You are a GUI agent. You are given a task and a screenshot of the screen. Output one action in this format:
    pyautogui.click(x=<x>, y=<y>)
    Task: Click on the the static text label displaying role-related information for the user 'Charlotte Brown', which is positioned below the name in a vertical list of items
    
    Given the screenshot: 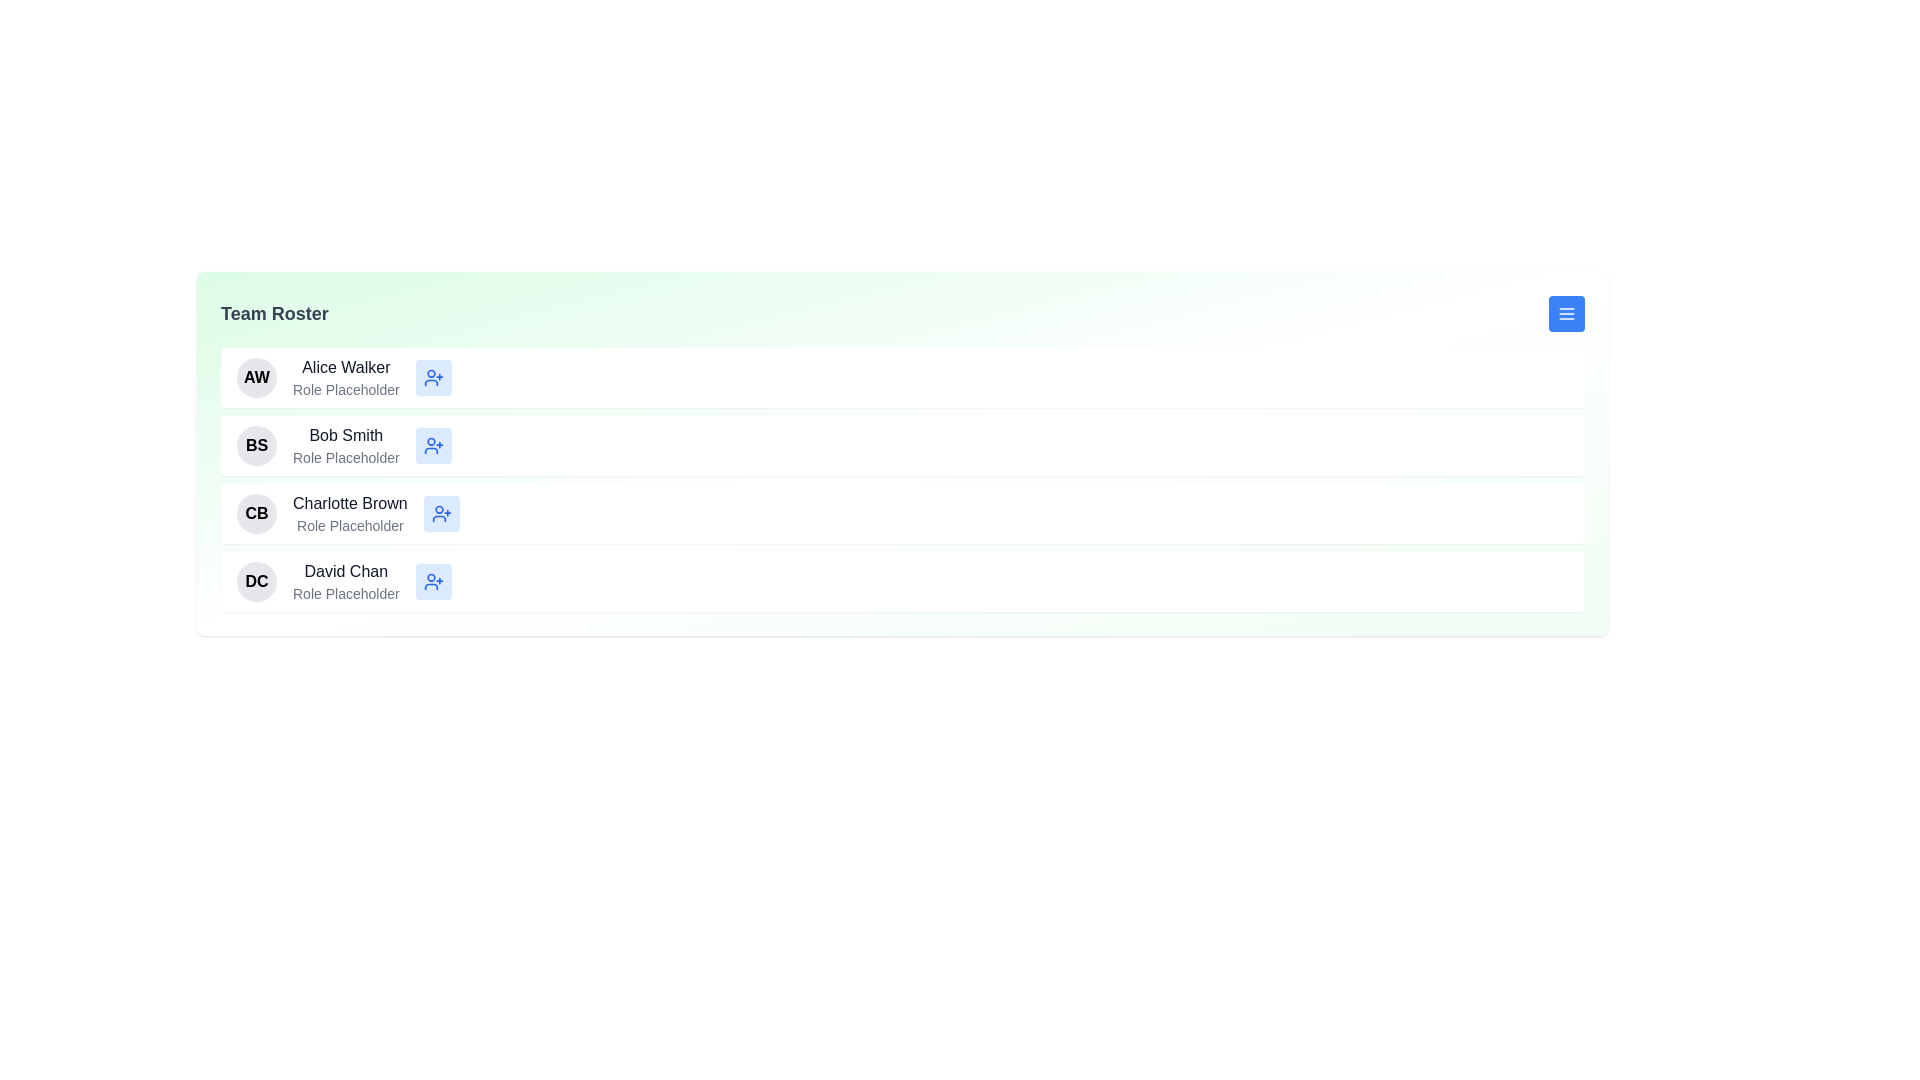 What is the action you would take?
    pyautogui.click(x=350, y=524)
    